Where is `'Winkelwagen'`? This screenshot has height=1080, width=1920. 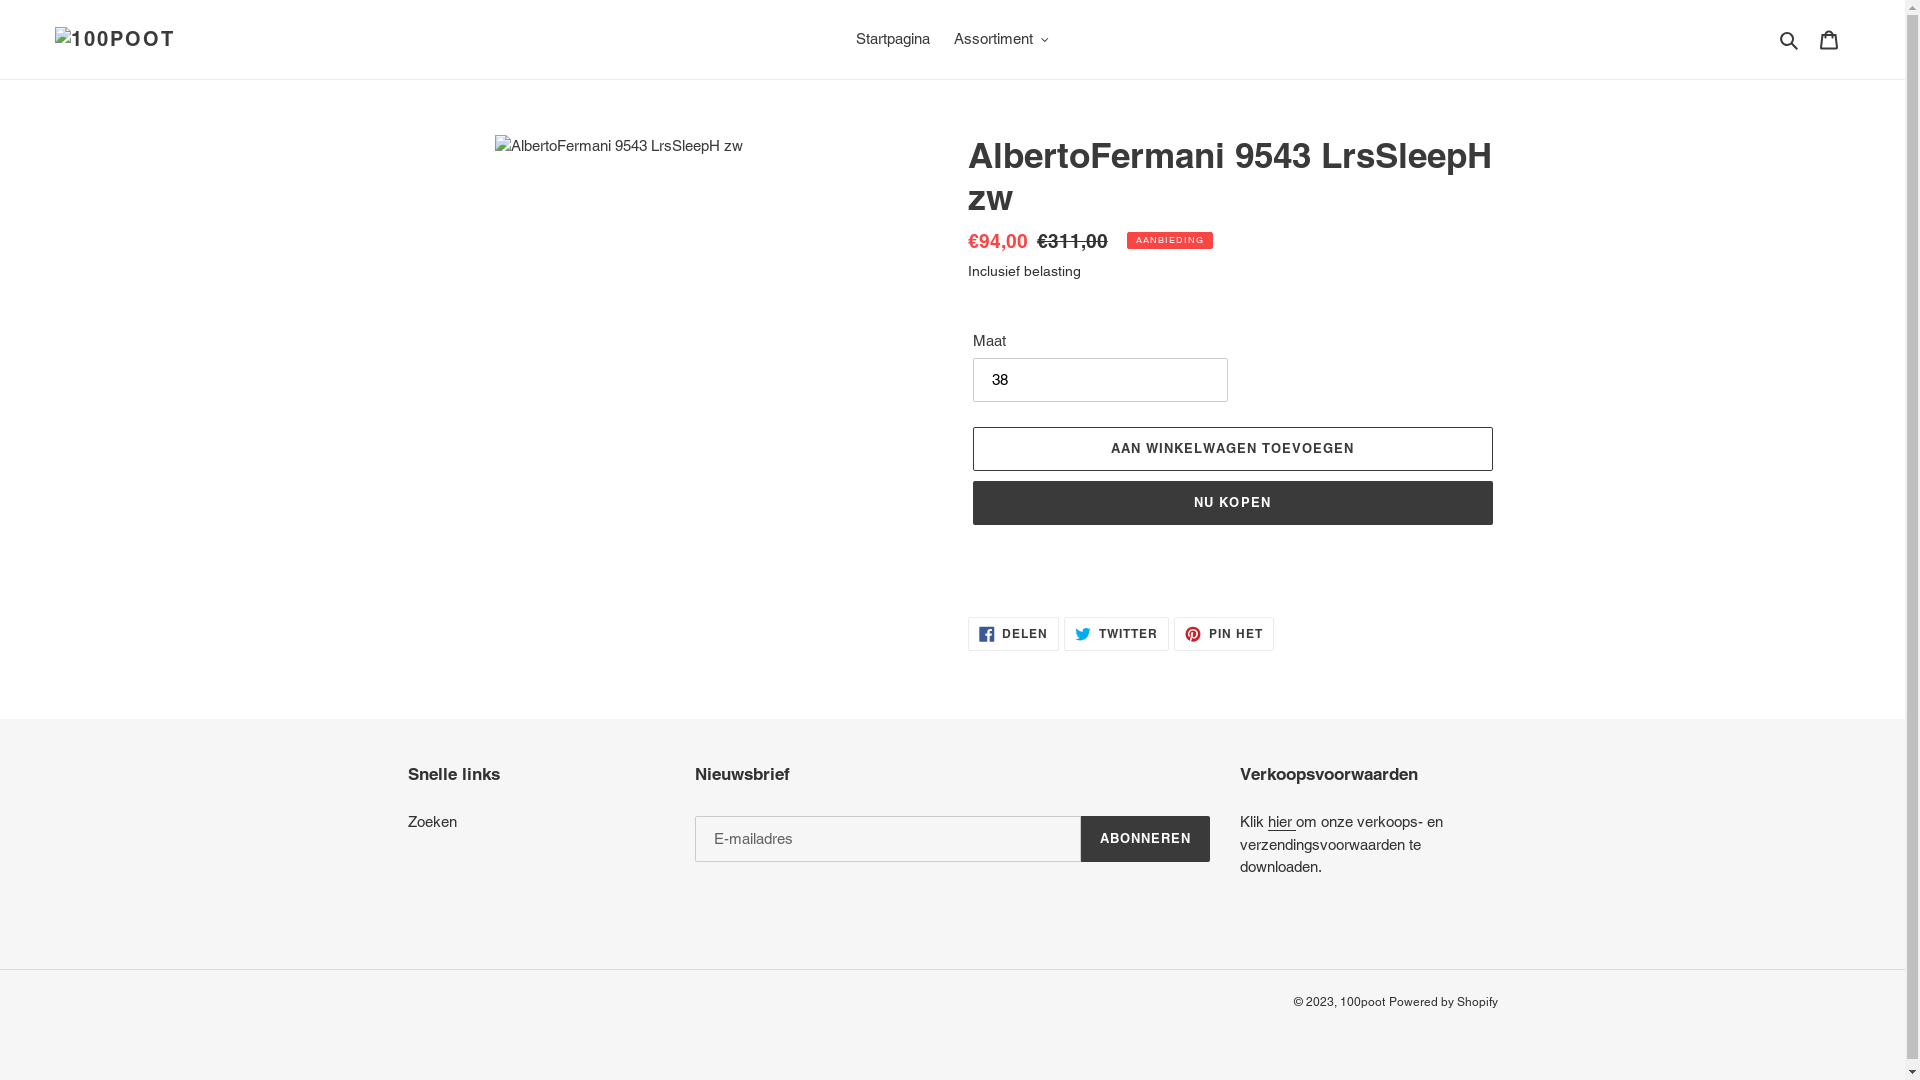
'Winkelwagen' is located at coordinates (1828, 39).